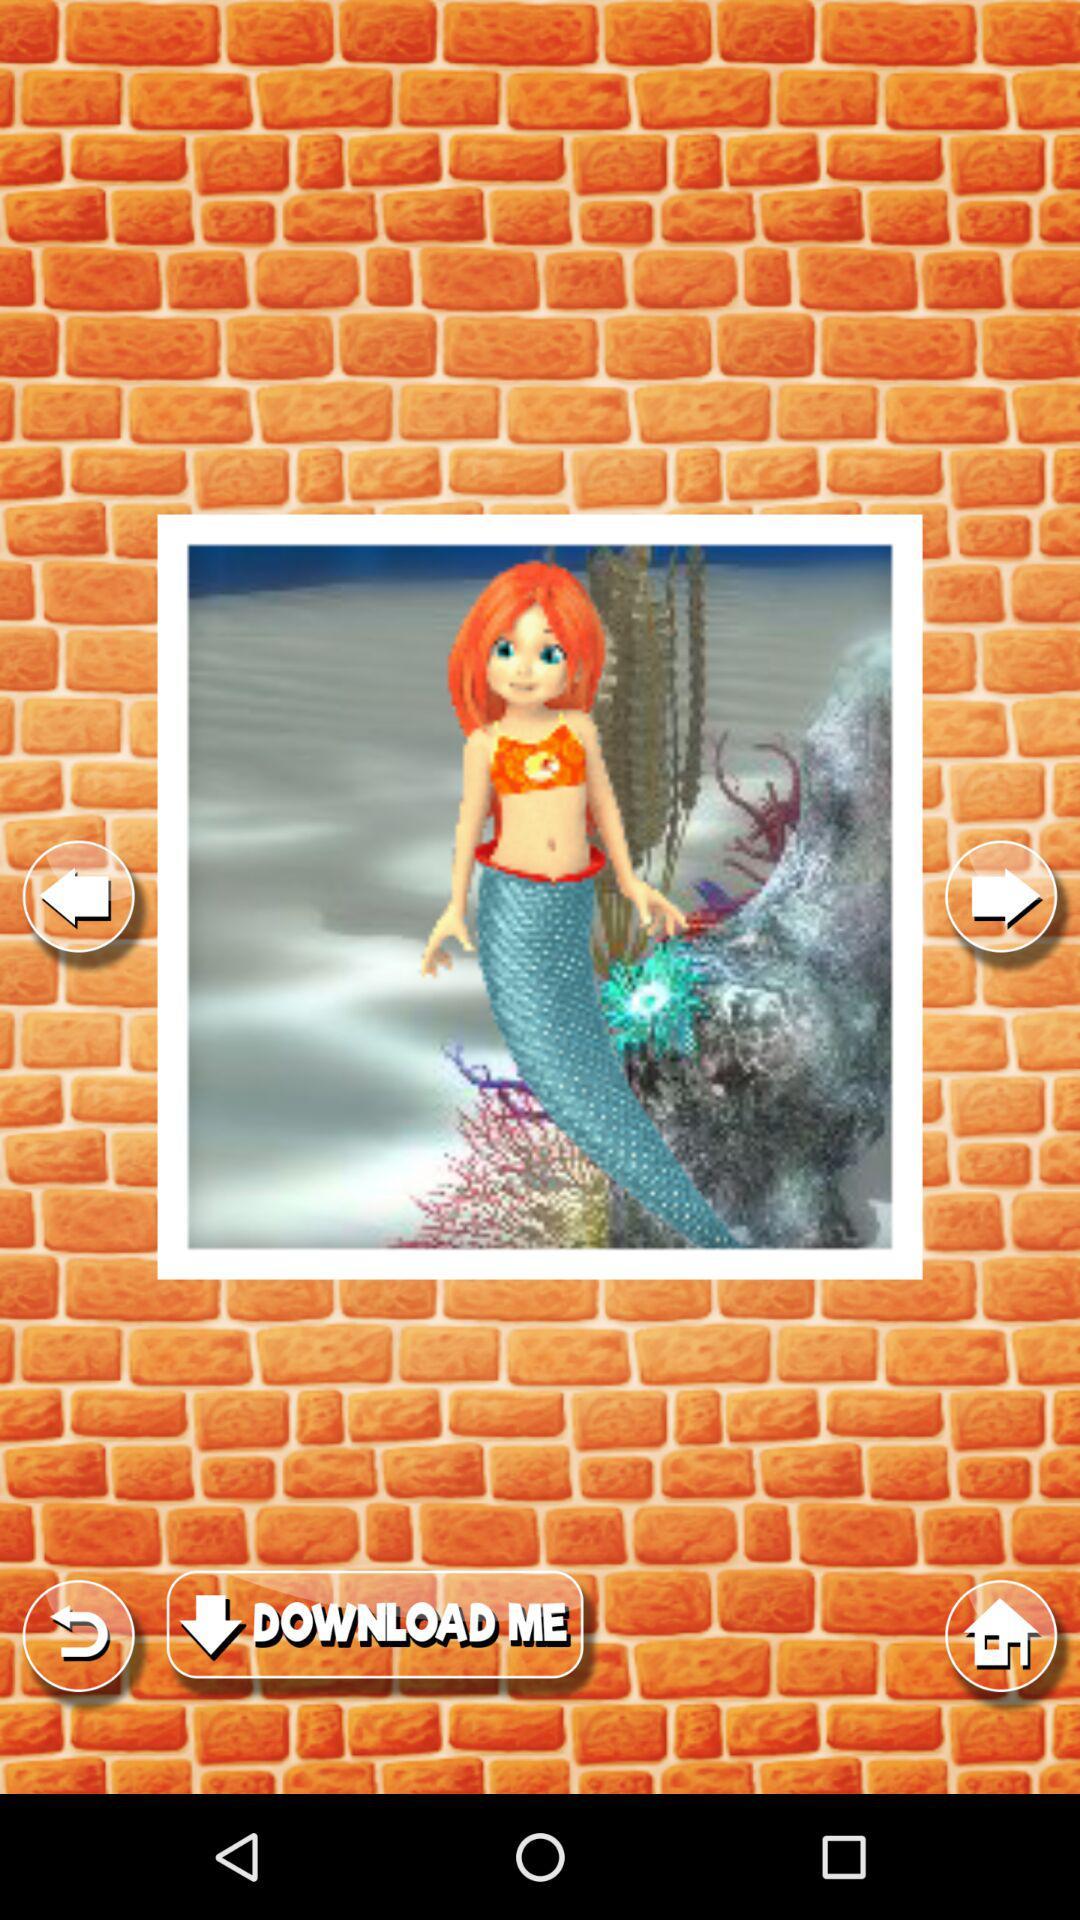 The width and height of the screenshot is (1080, 1920). Describe the element at coordinates (77, 896) in the screenshot. I see `previous option` at that location.